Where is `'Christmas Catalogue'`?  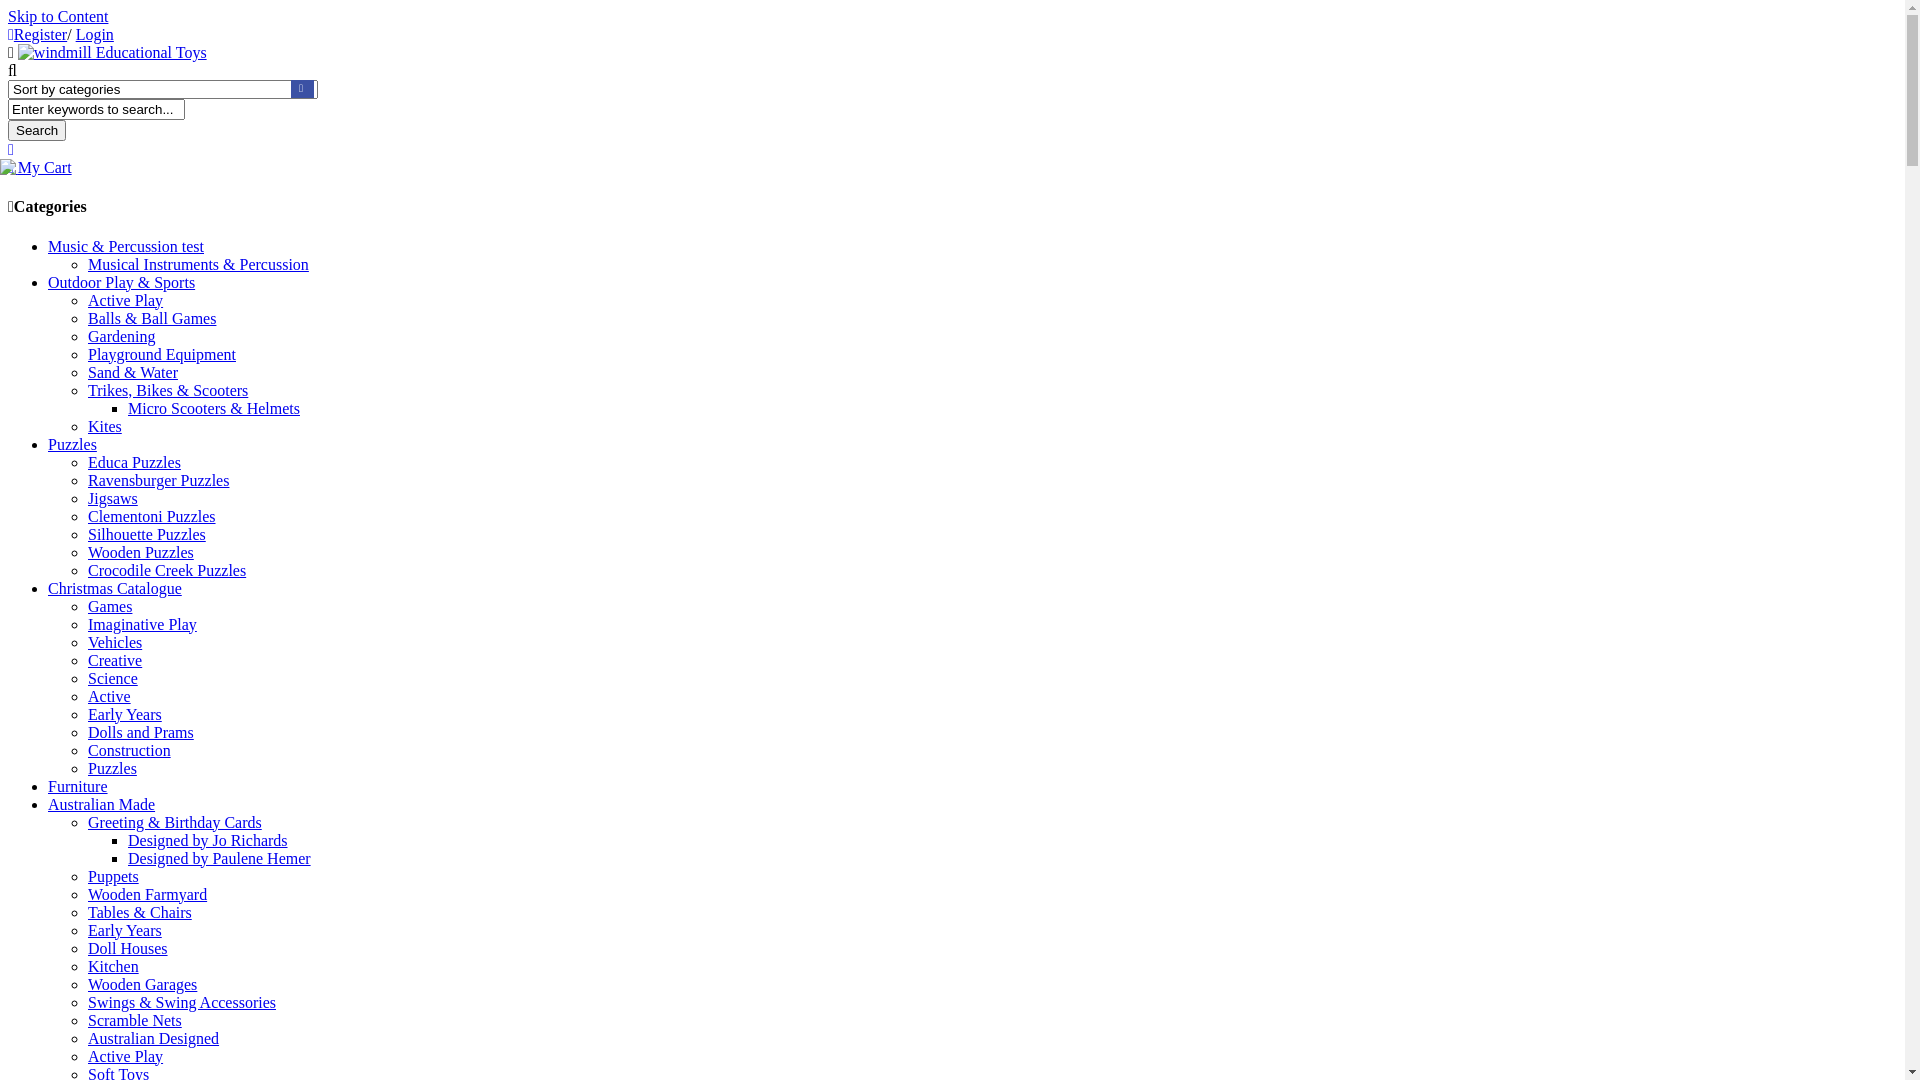
'Christmas Catalogue' is located at coordinates (114, 587).